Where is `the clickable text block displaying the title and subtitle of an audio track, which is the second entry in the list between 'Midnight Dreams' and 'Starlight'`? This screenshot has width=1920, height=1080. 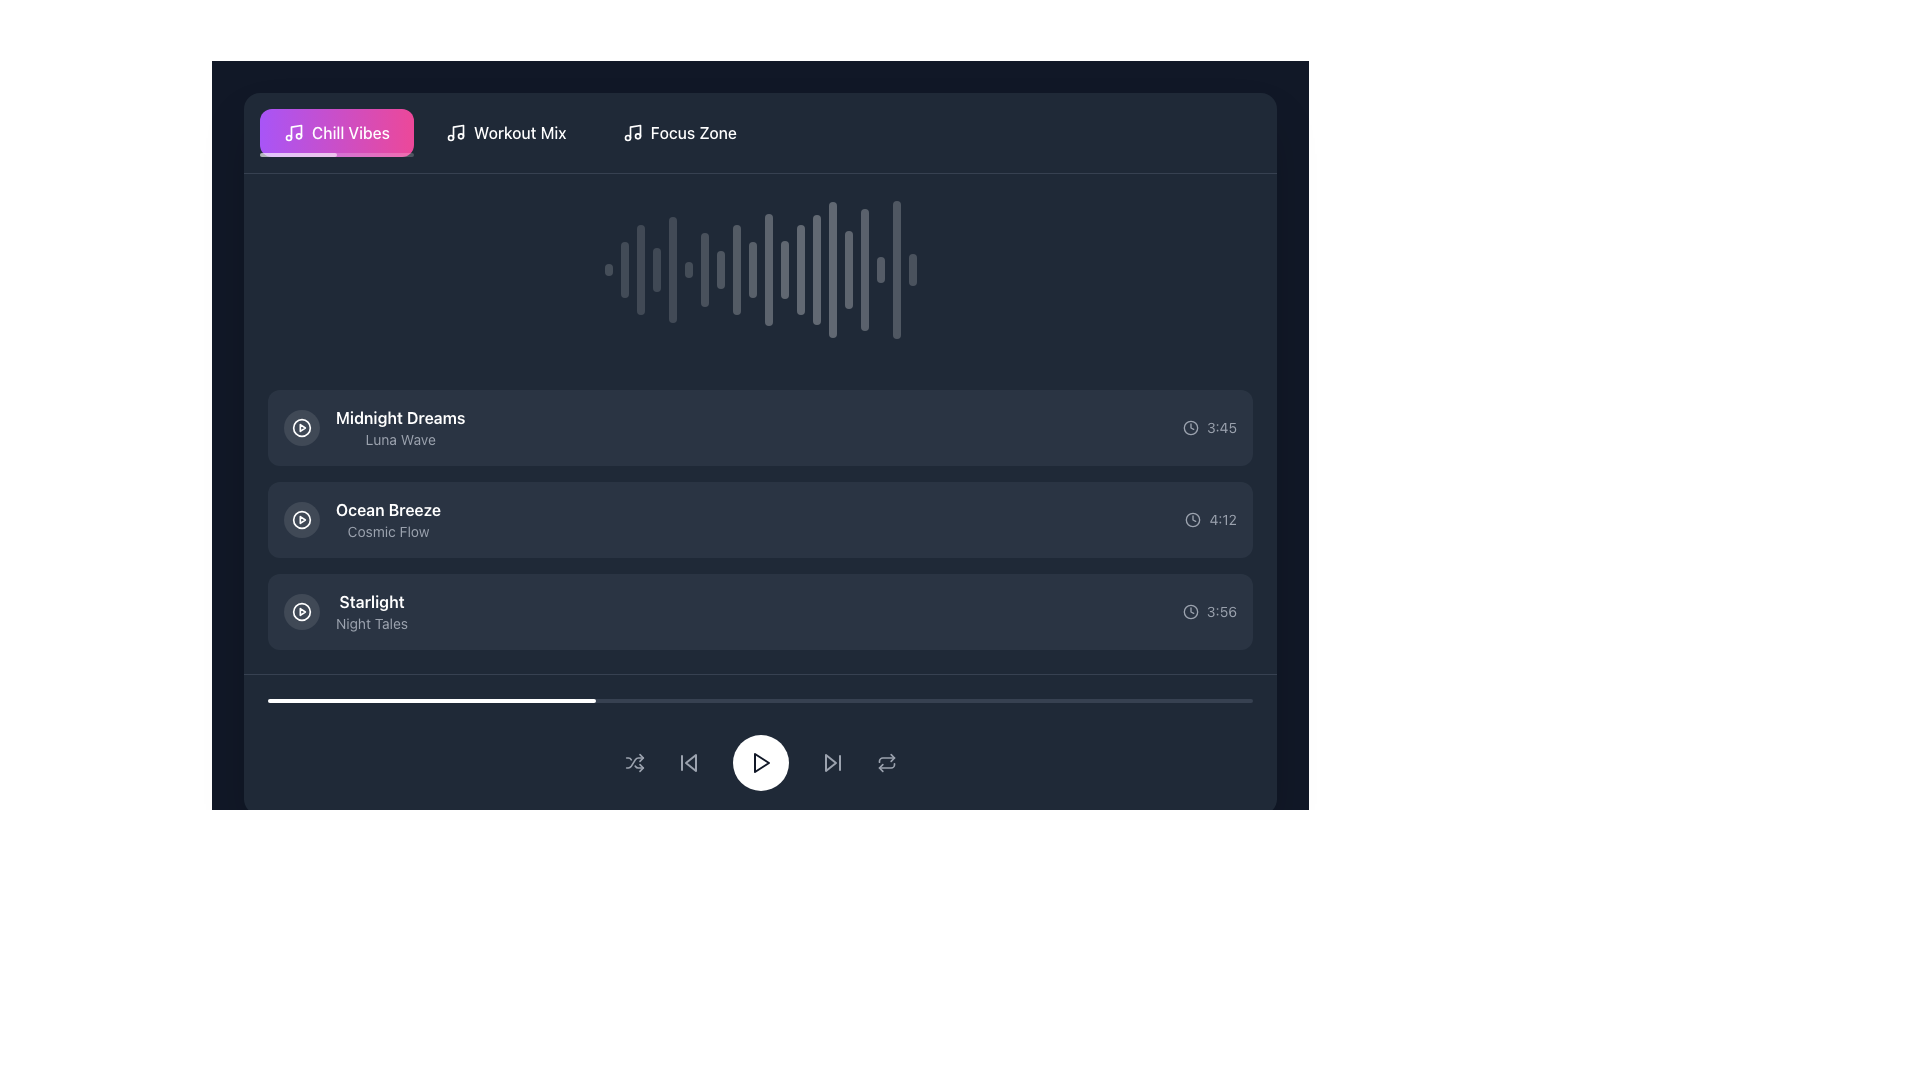
the clickable text block displaying the title and subtitle of an audio track, which is the second entry in the list between 'Midnight Dreams' and 'Starlight' is located at coordinates (388, 519).